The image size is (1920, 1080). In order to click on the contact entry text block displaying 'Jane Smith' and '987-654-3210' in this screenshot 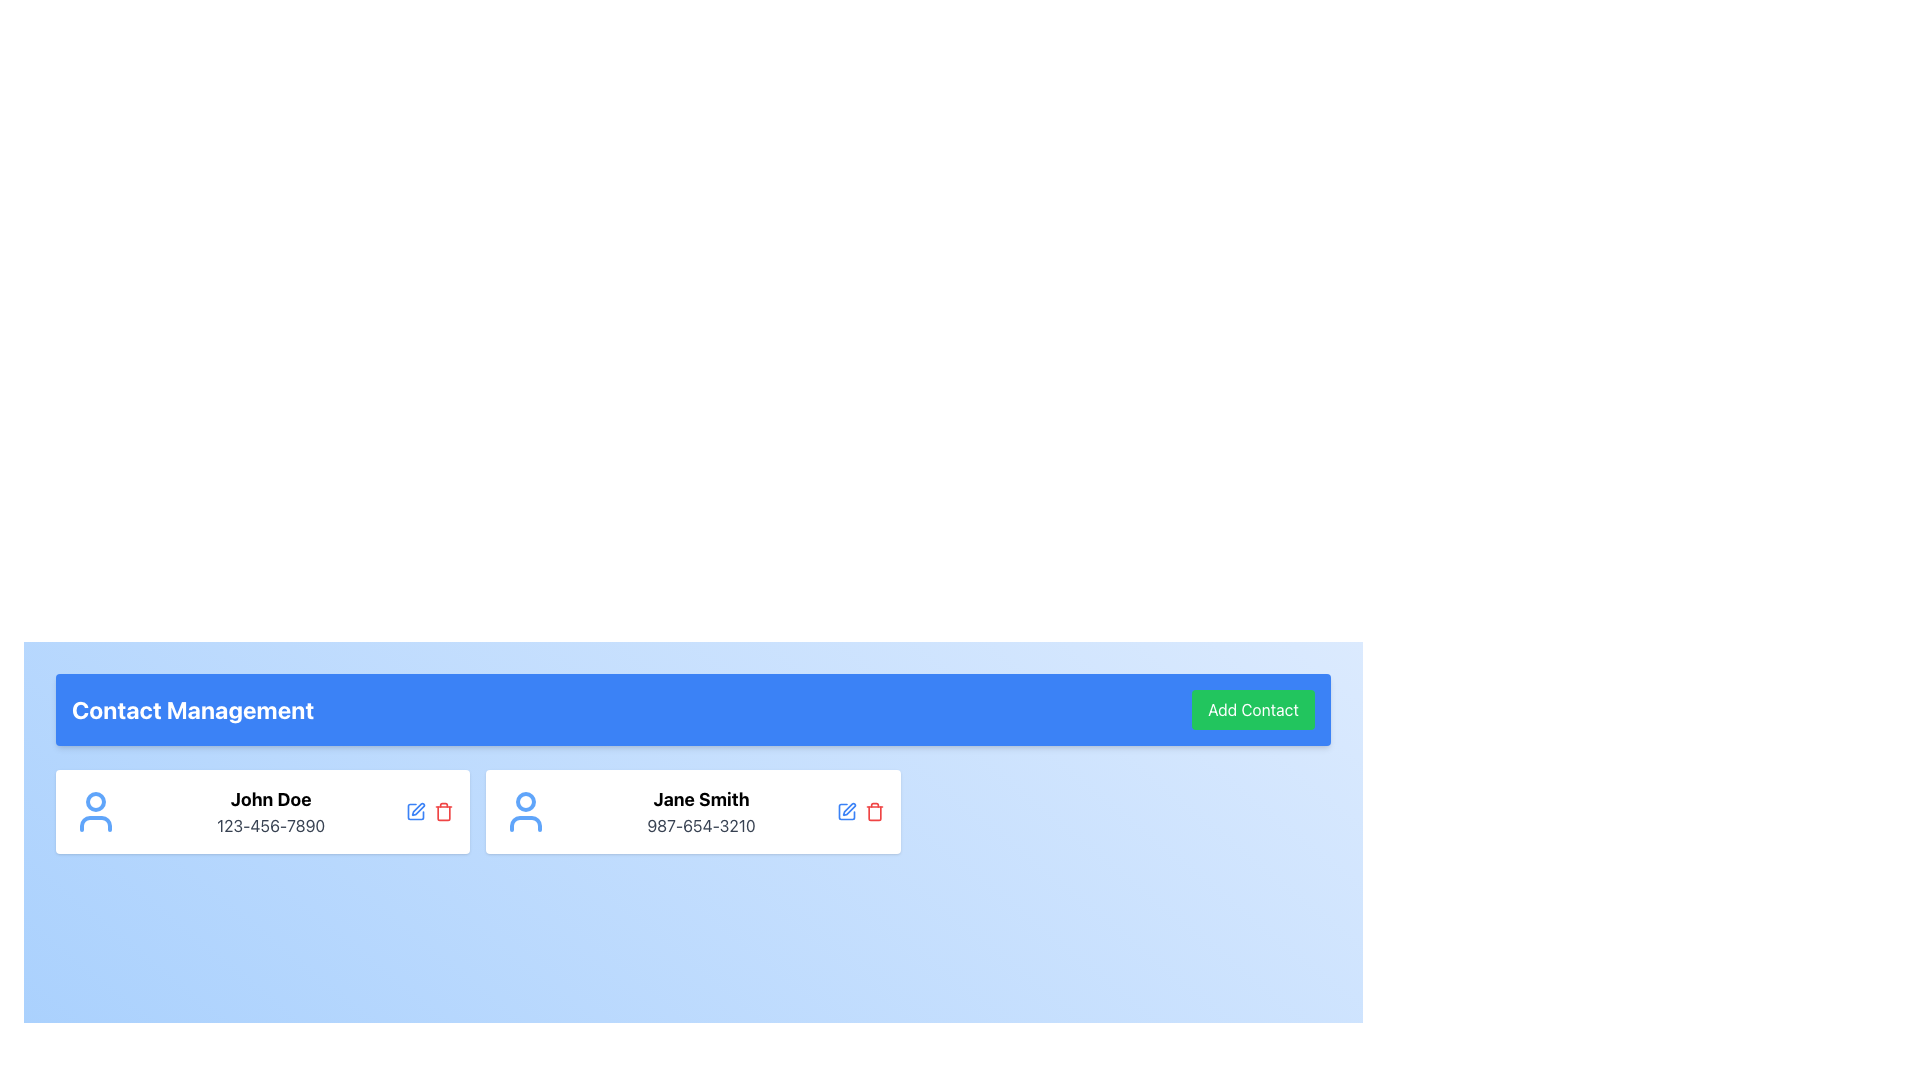, I will do `click(701, 812)`.